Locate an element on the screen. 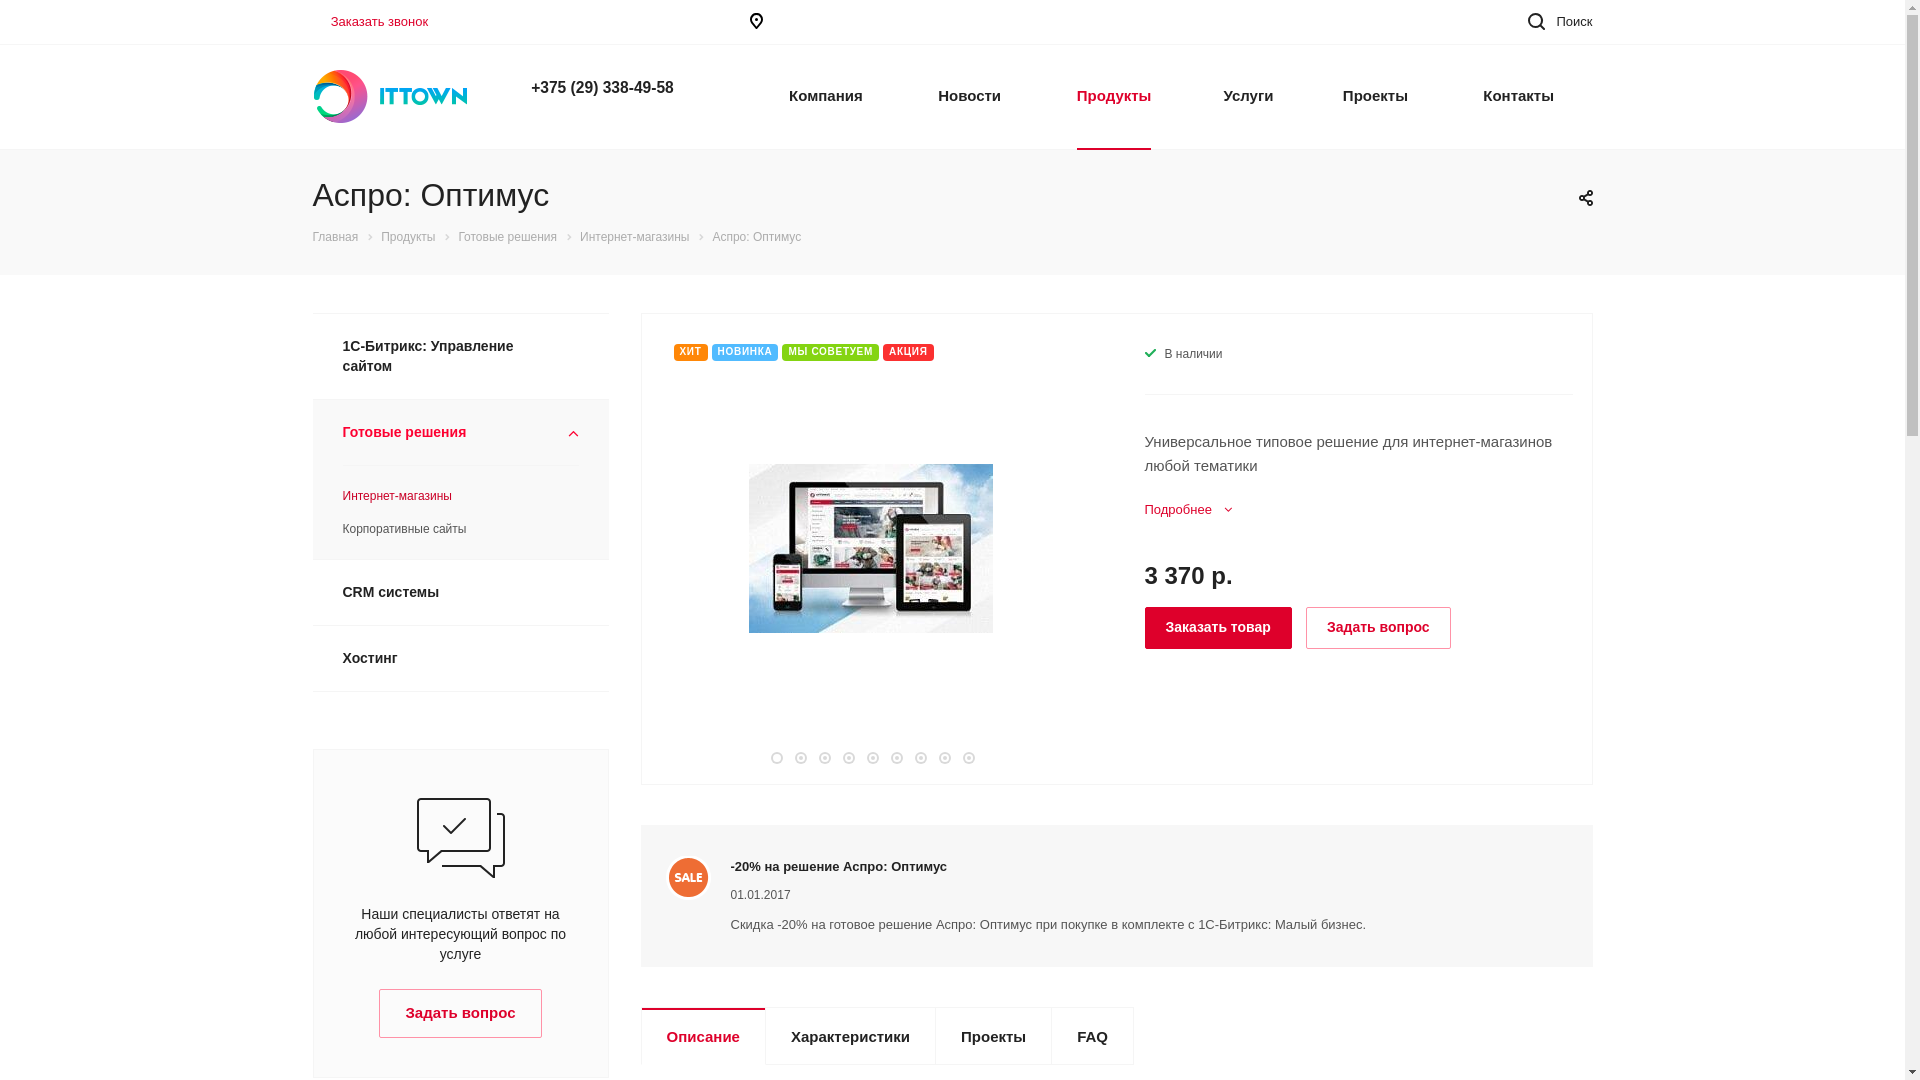  '4' is located at coordinates (848, 758).